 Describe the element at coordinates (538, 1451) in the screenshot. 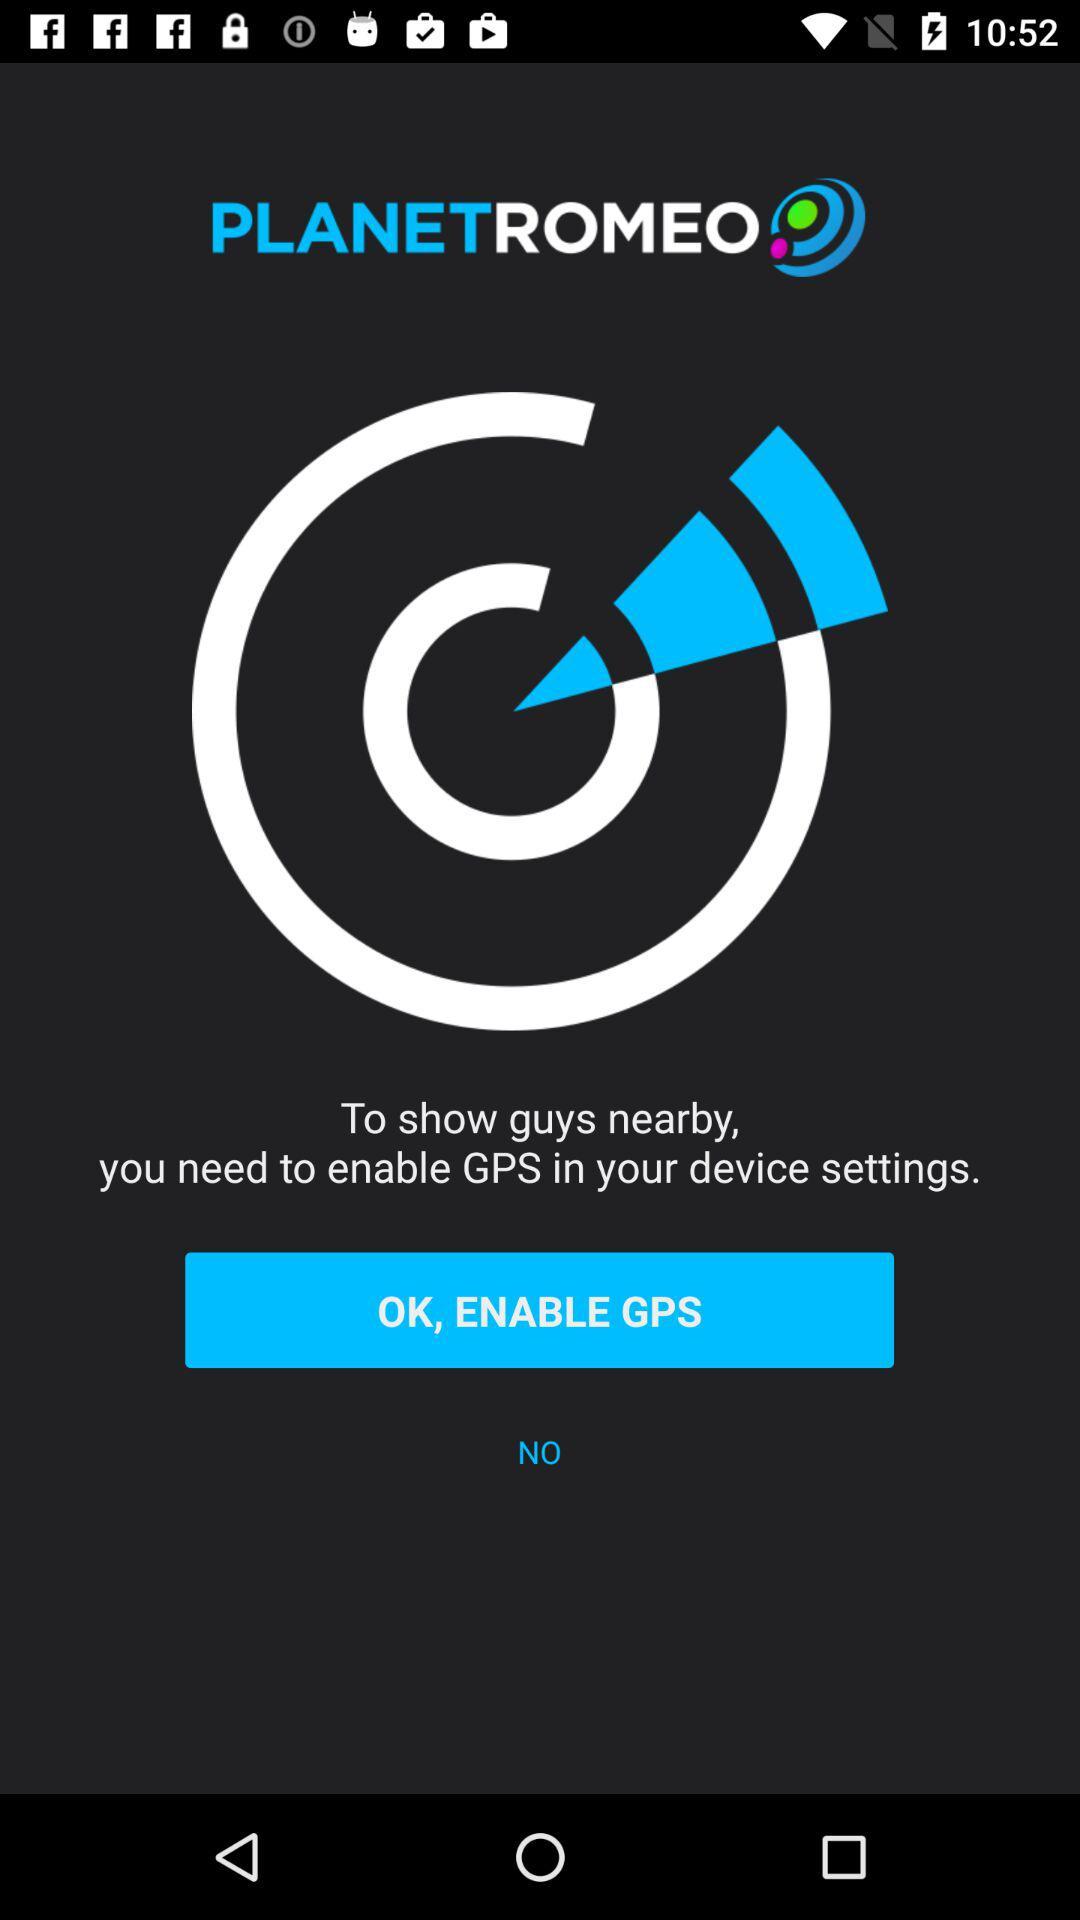

I see `no` at that location.